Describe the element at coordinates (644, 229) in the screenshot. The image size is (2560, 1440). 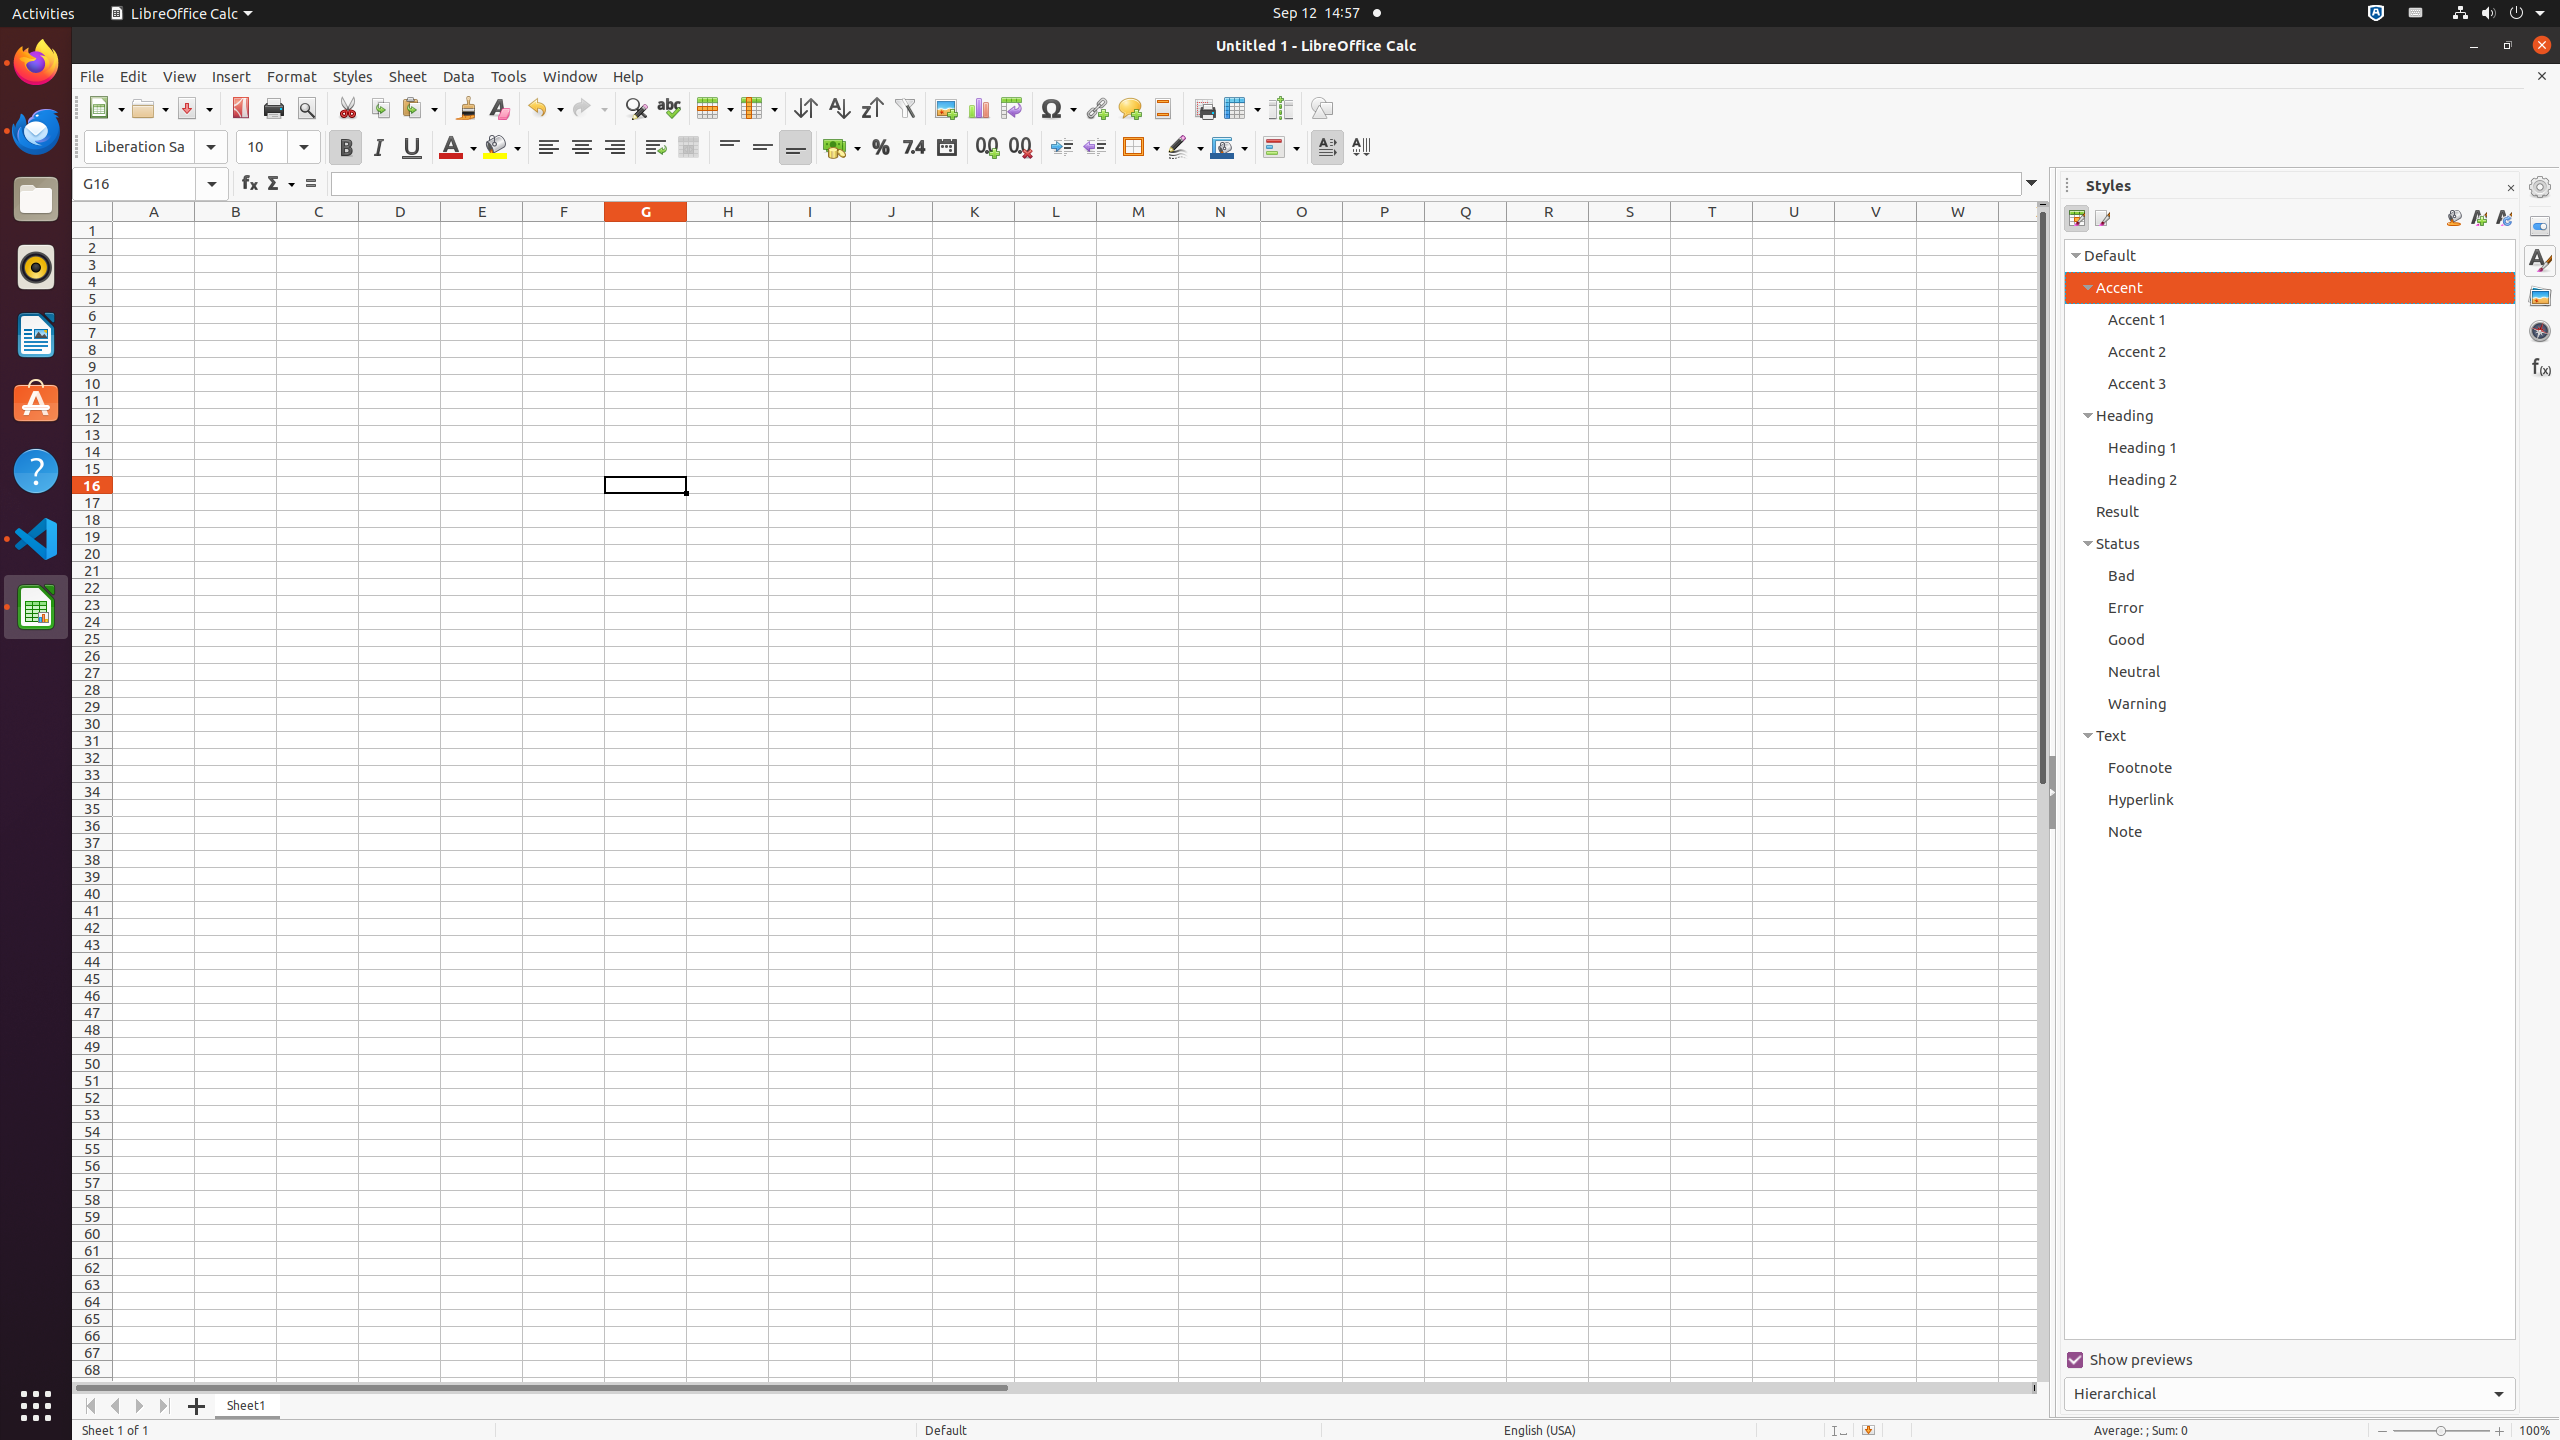
I see `'G1'` at that location.